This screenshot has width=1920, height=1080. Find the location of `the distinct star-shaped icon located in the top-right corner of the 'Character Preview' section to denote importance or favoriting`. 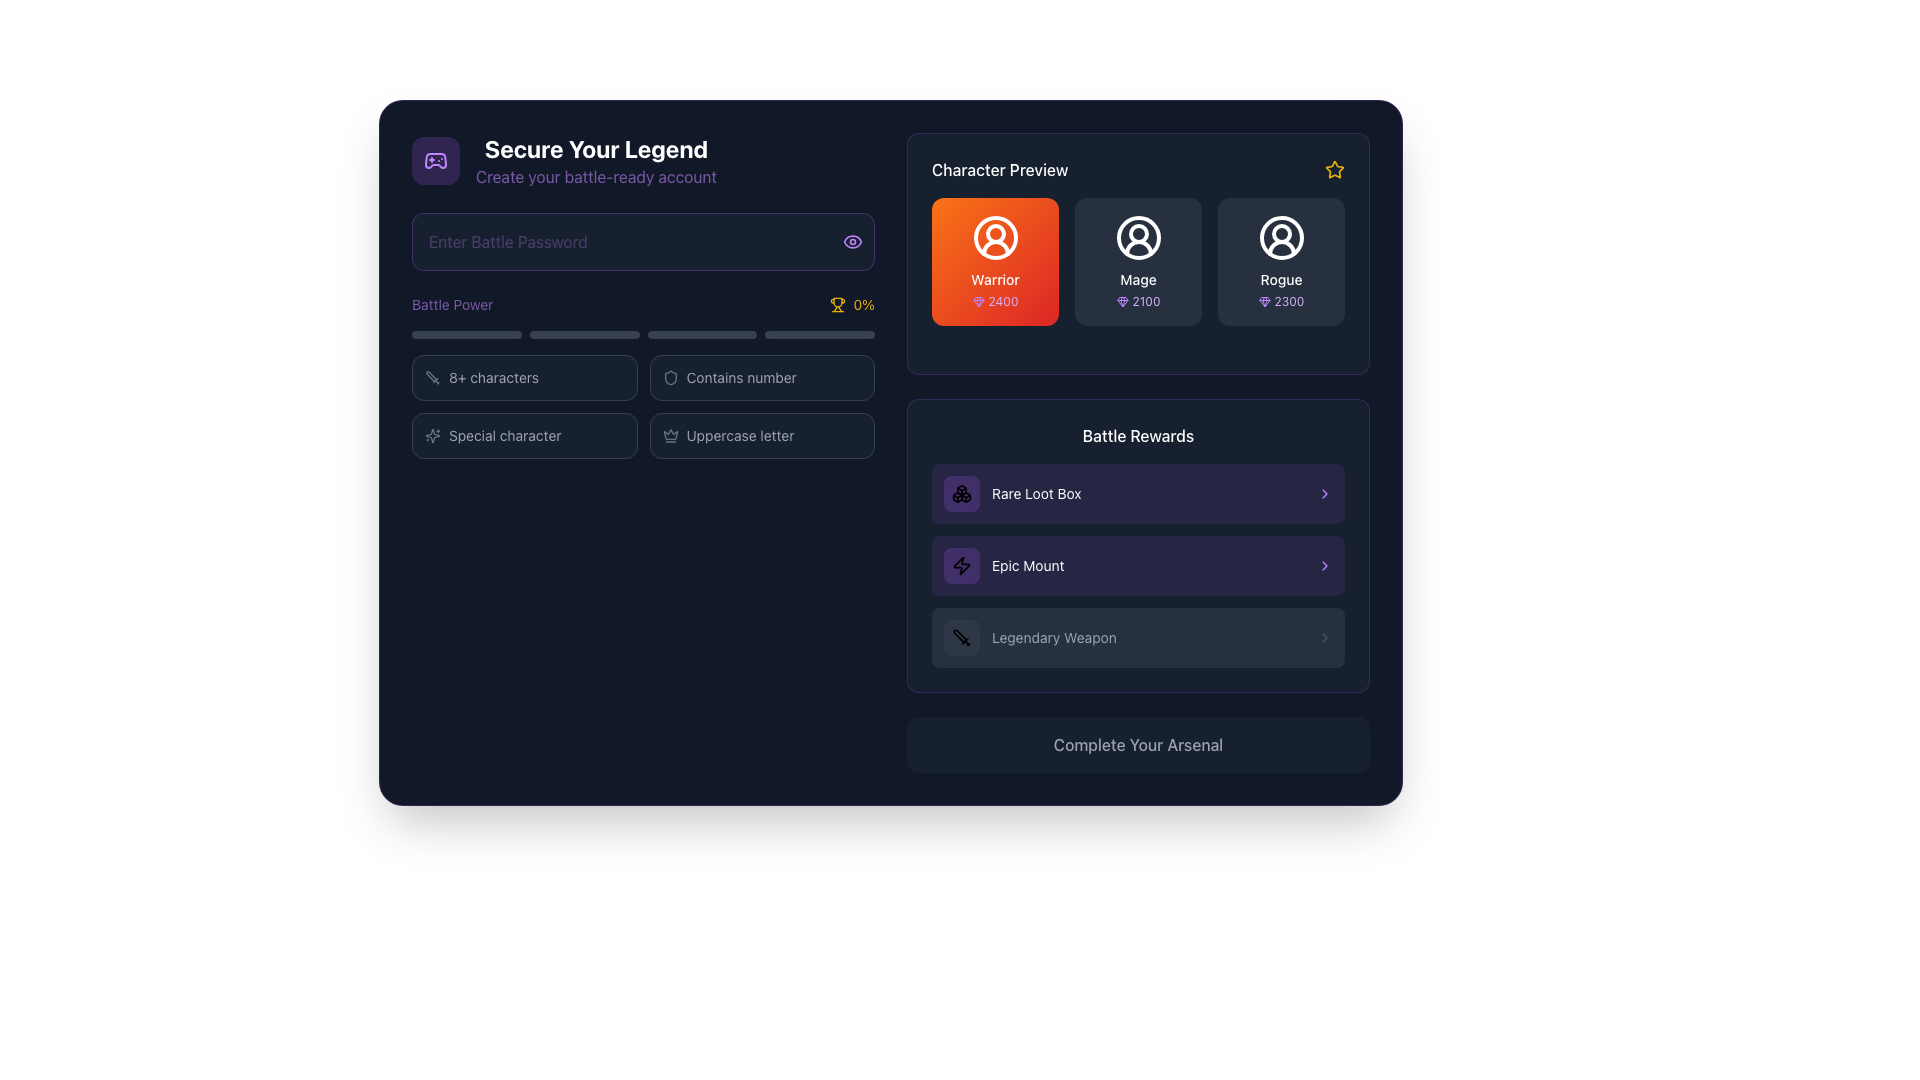

the distinct star-shaped icon located in the top-right corner of the 'Character Preview' section to denote importance or favoriting is located at coordinates (1334, 168).